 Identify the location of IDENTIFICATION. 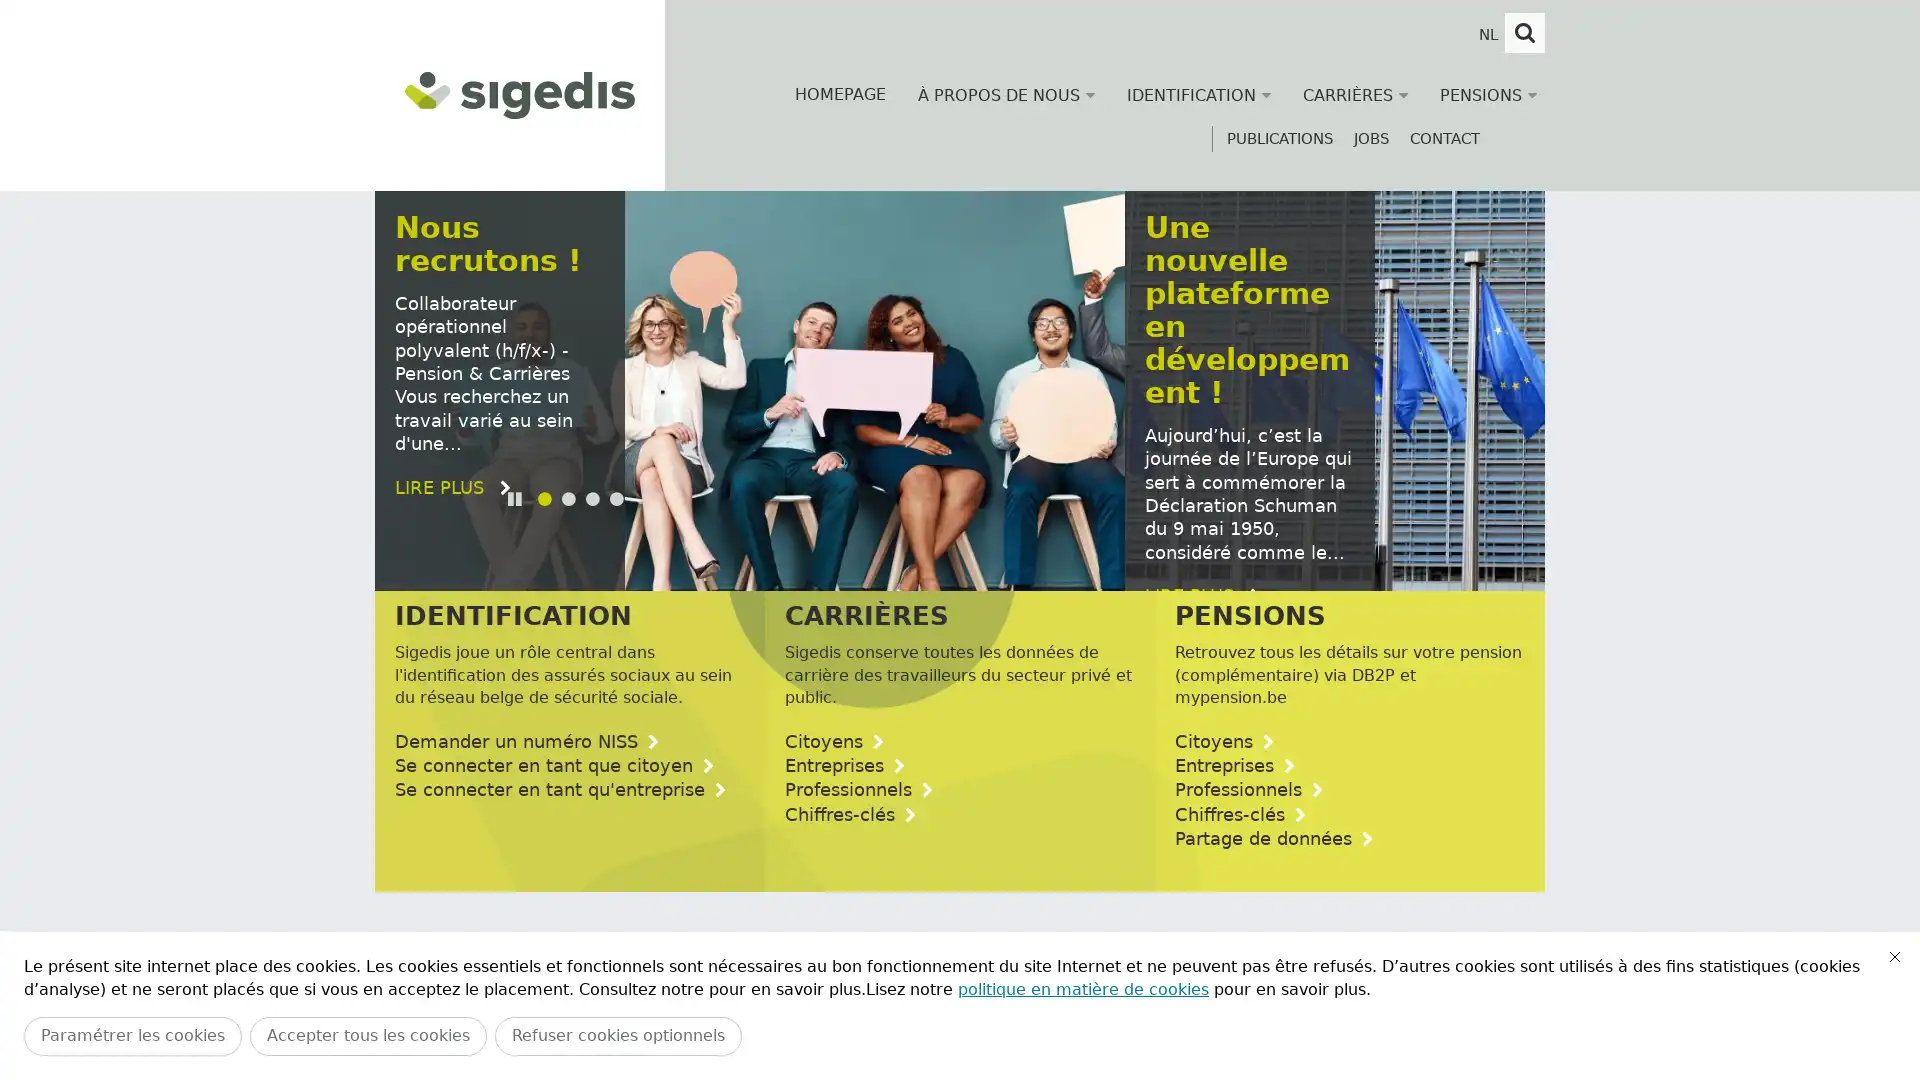
(1199, 95).